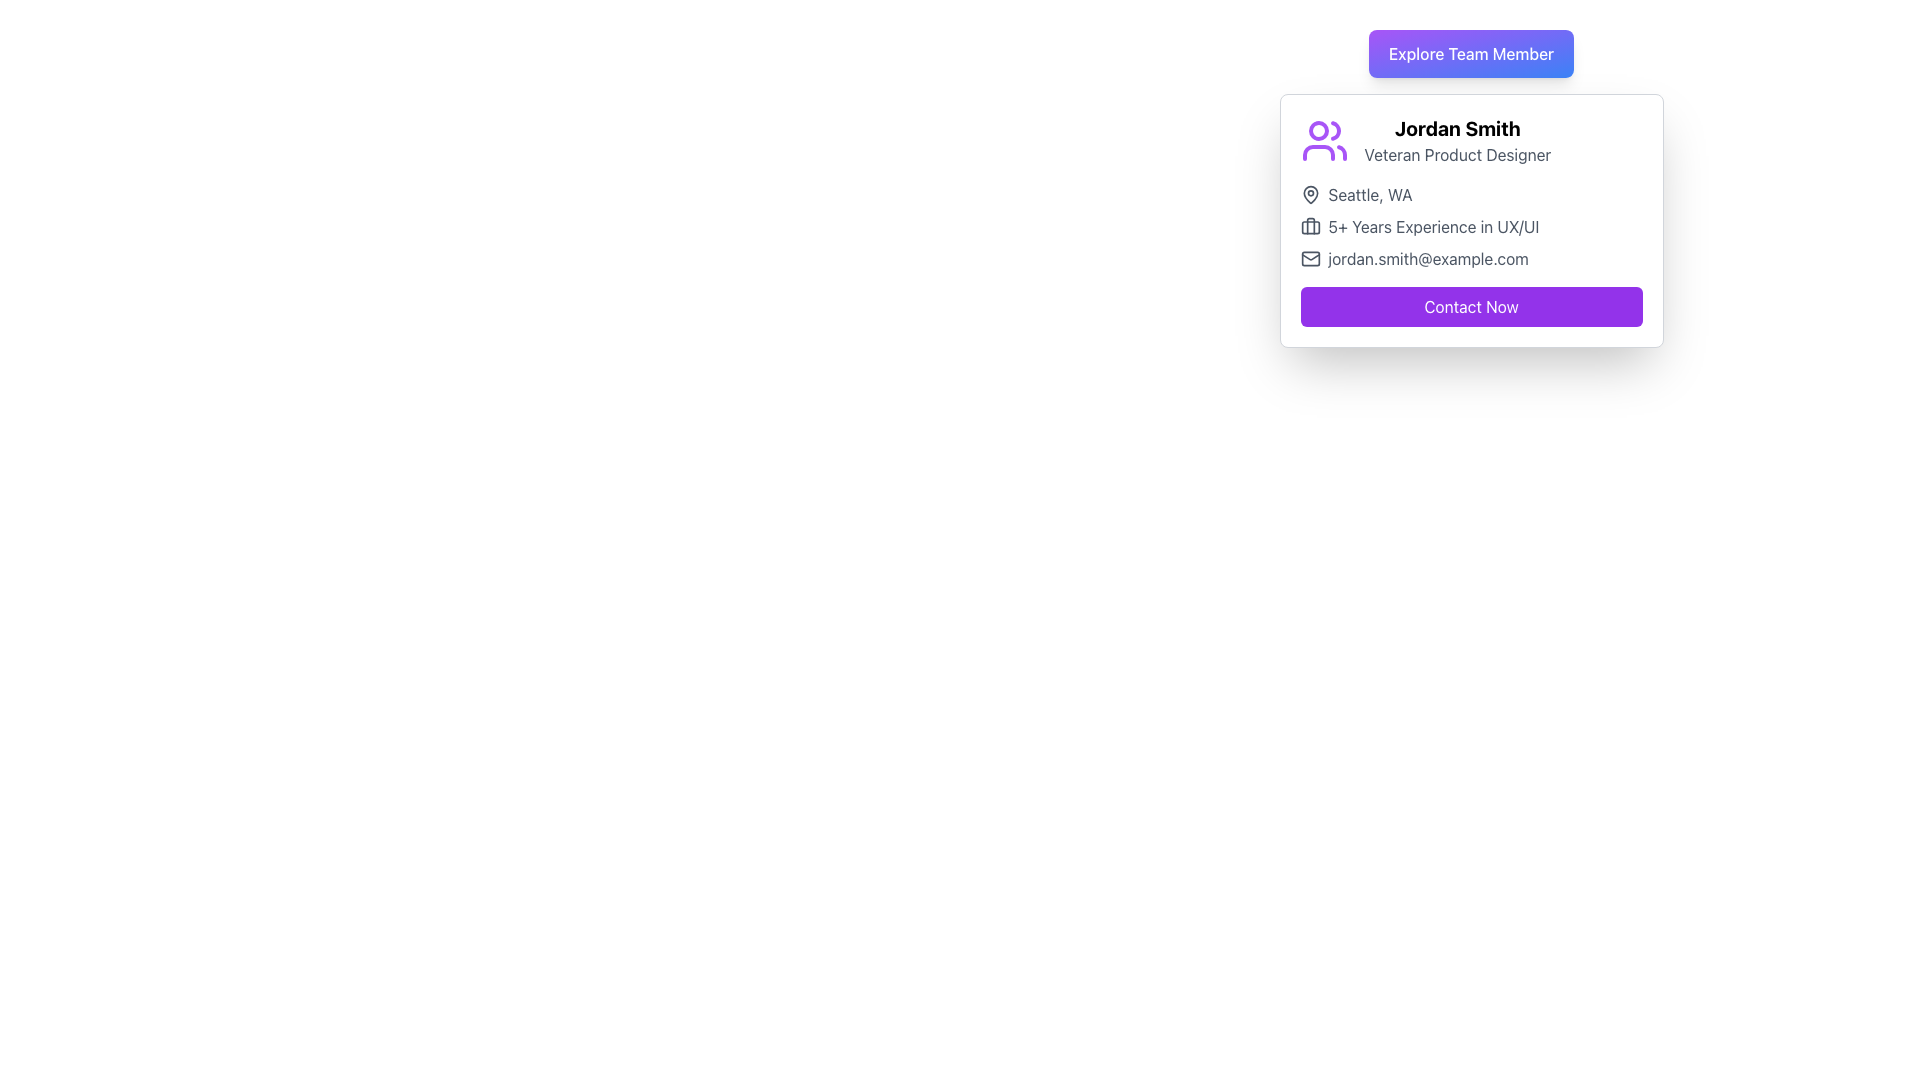 The width and height of the screenshot is (1920, 1080). I want to click on the email address display area labeled 'jordan.smith@example.com' with an envelope icon to its left, positioned above the 'Contact Now' button, so click(1471, 257).